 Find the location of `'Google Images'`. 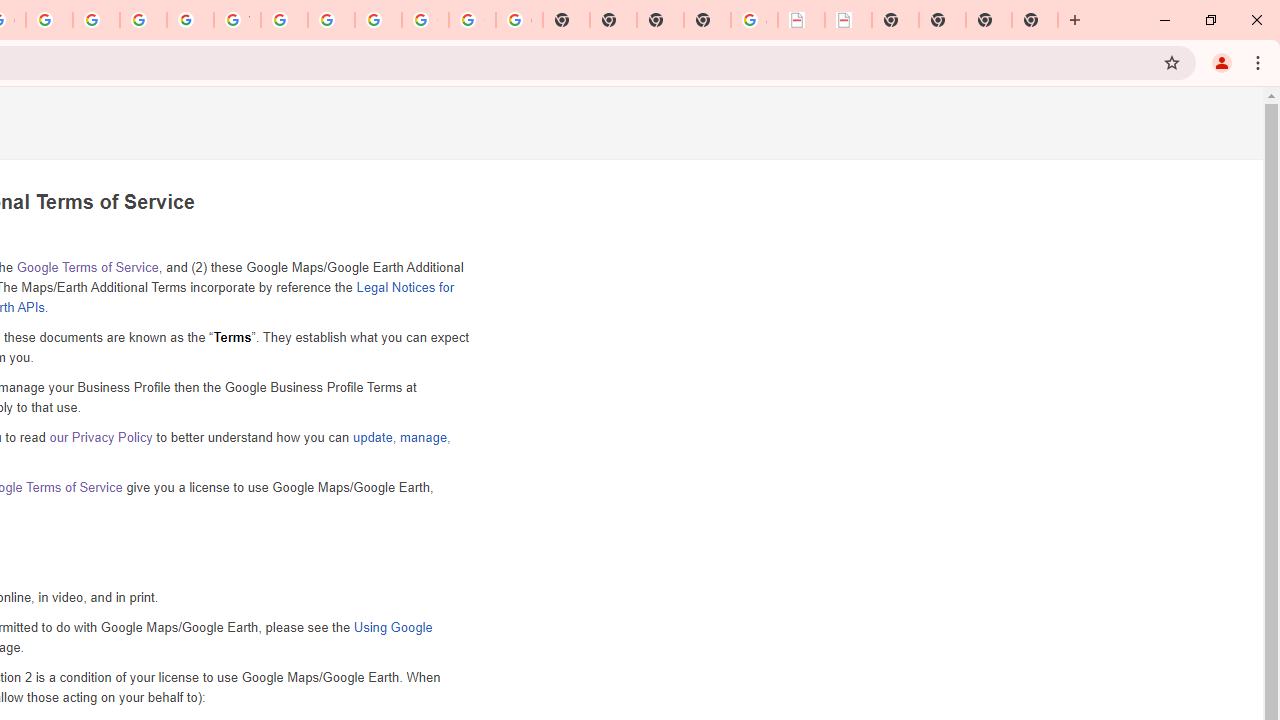

'Google Images' is located at coordinates (519, 20).